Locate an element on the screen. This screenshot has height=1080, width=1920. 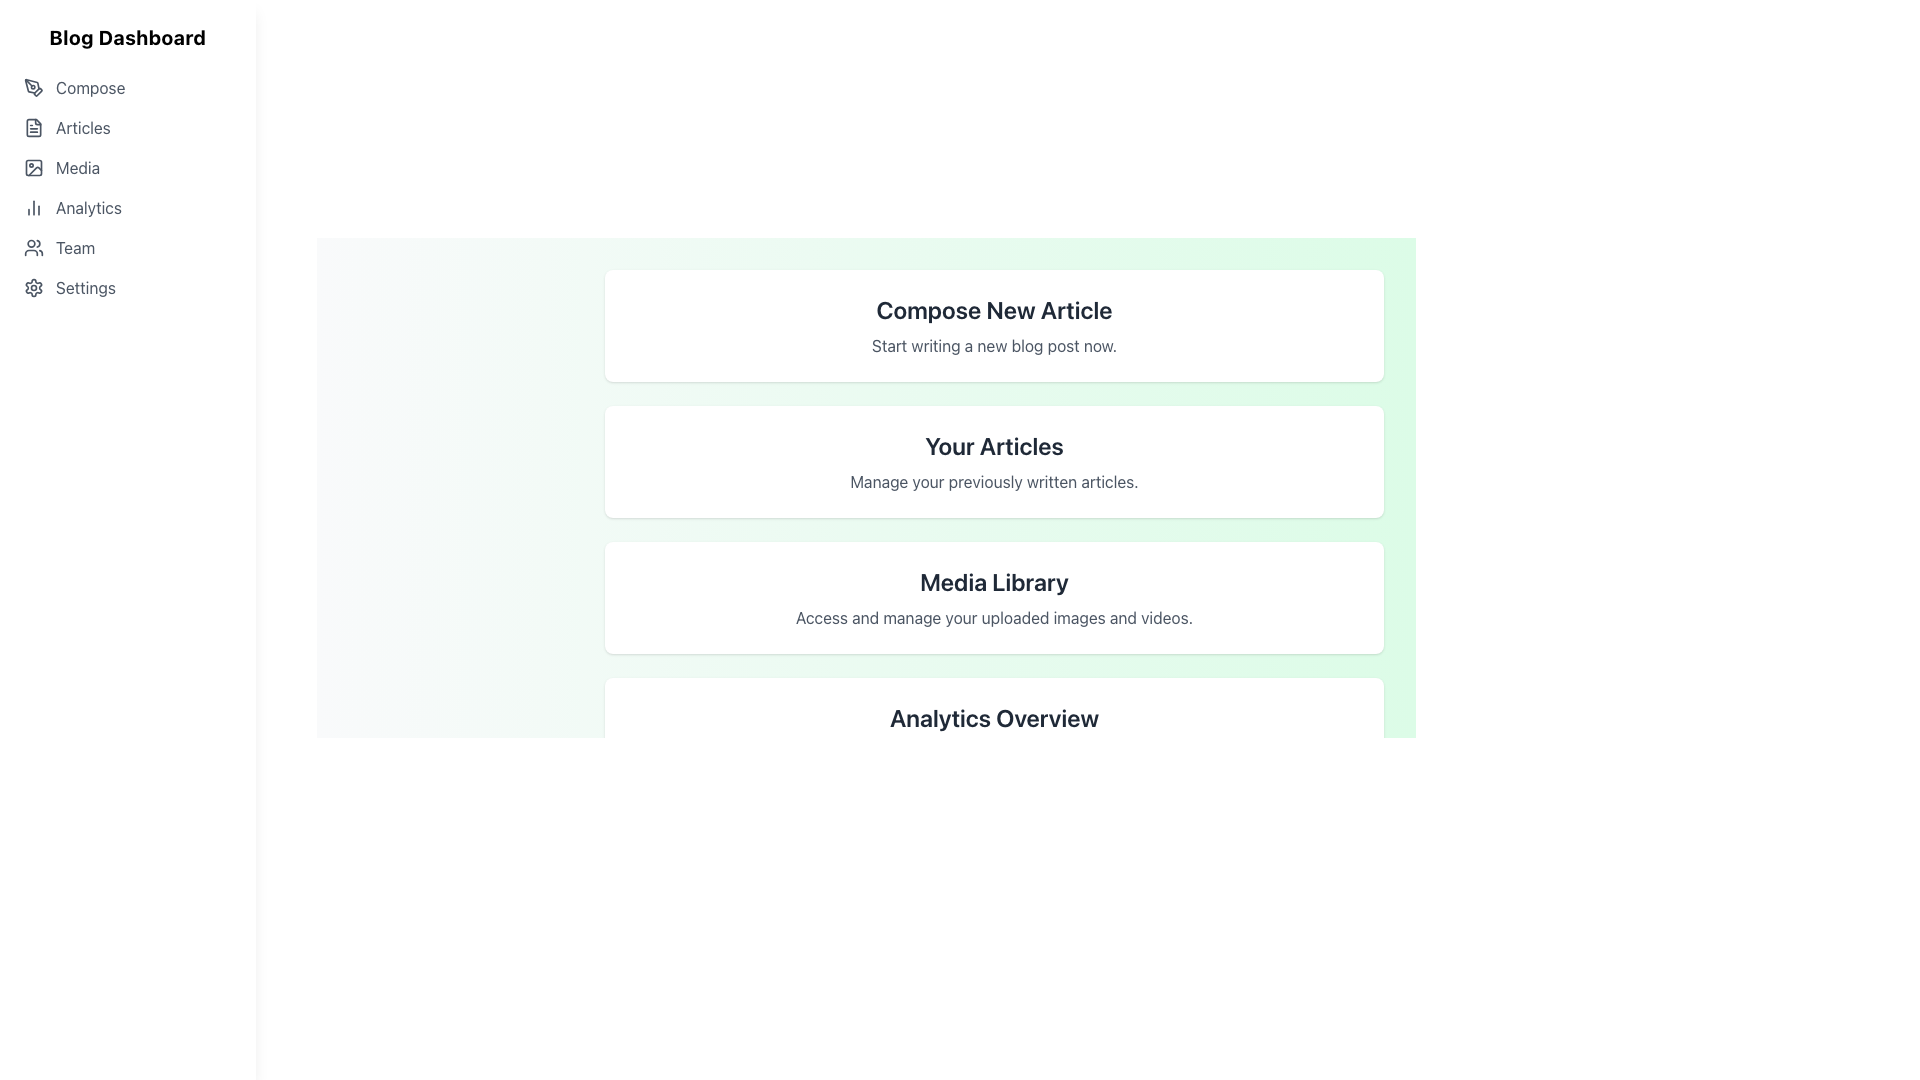
the document icon located in the sidebar menu, adjacent to the 'Articles' label is located at coordinates (33, 127).